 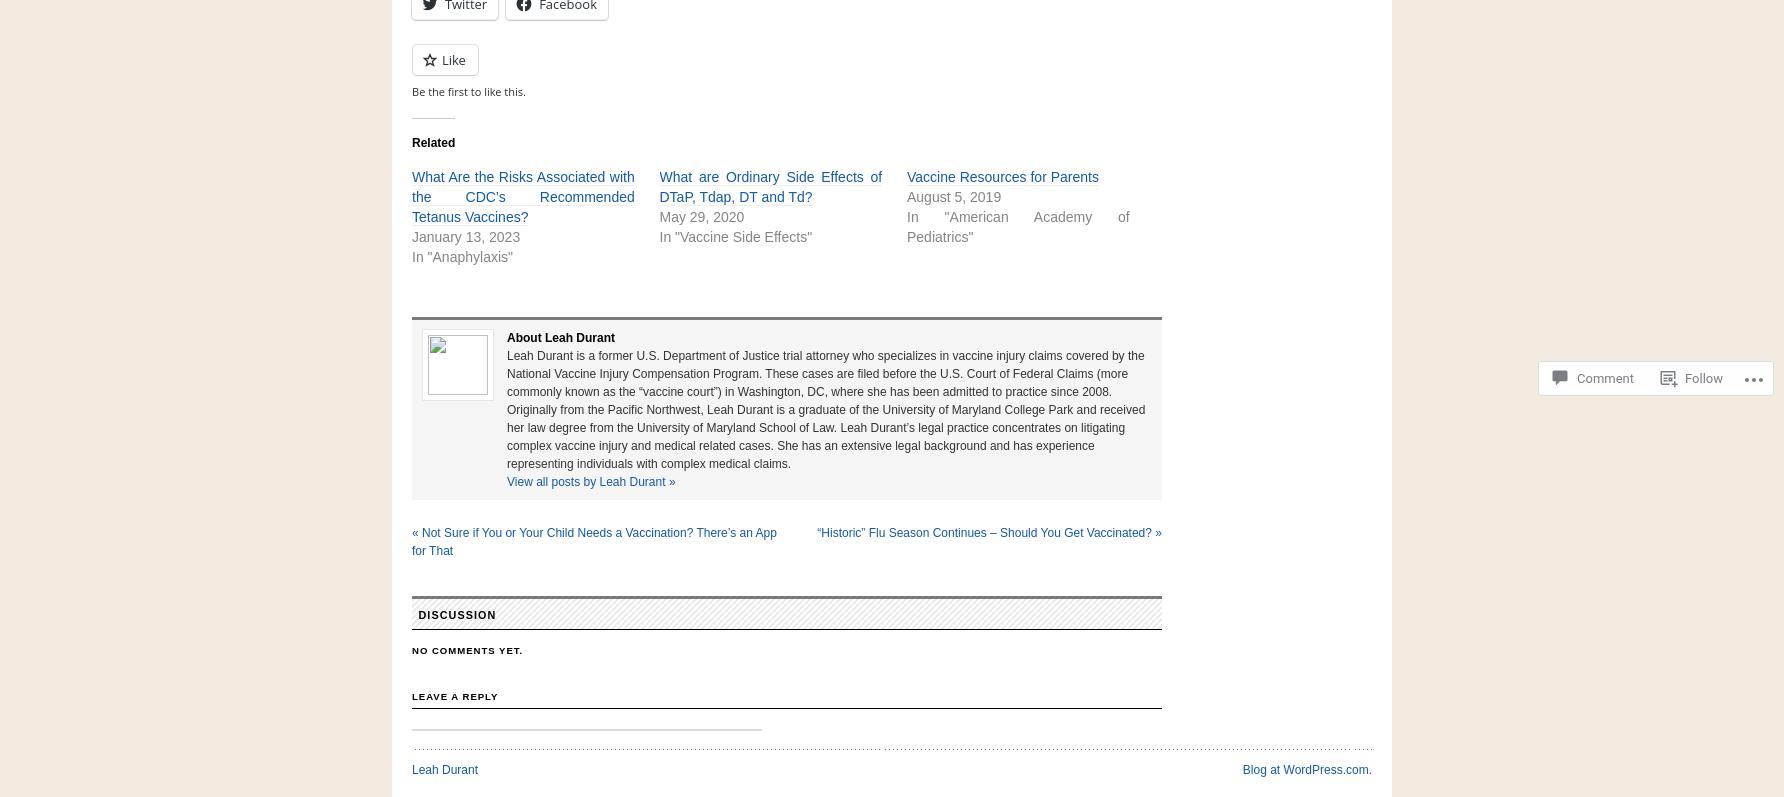 I want to click on 'Blog at WordPress.com.', so click(x=1241, y=769).